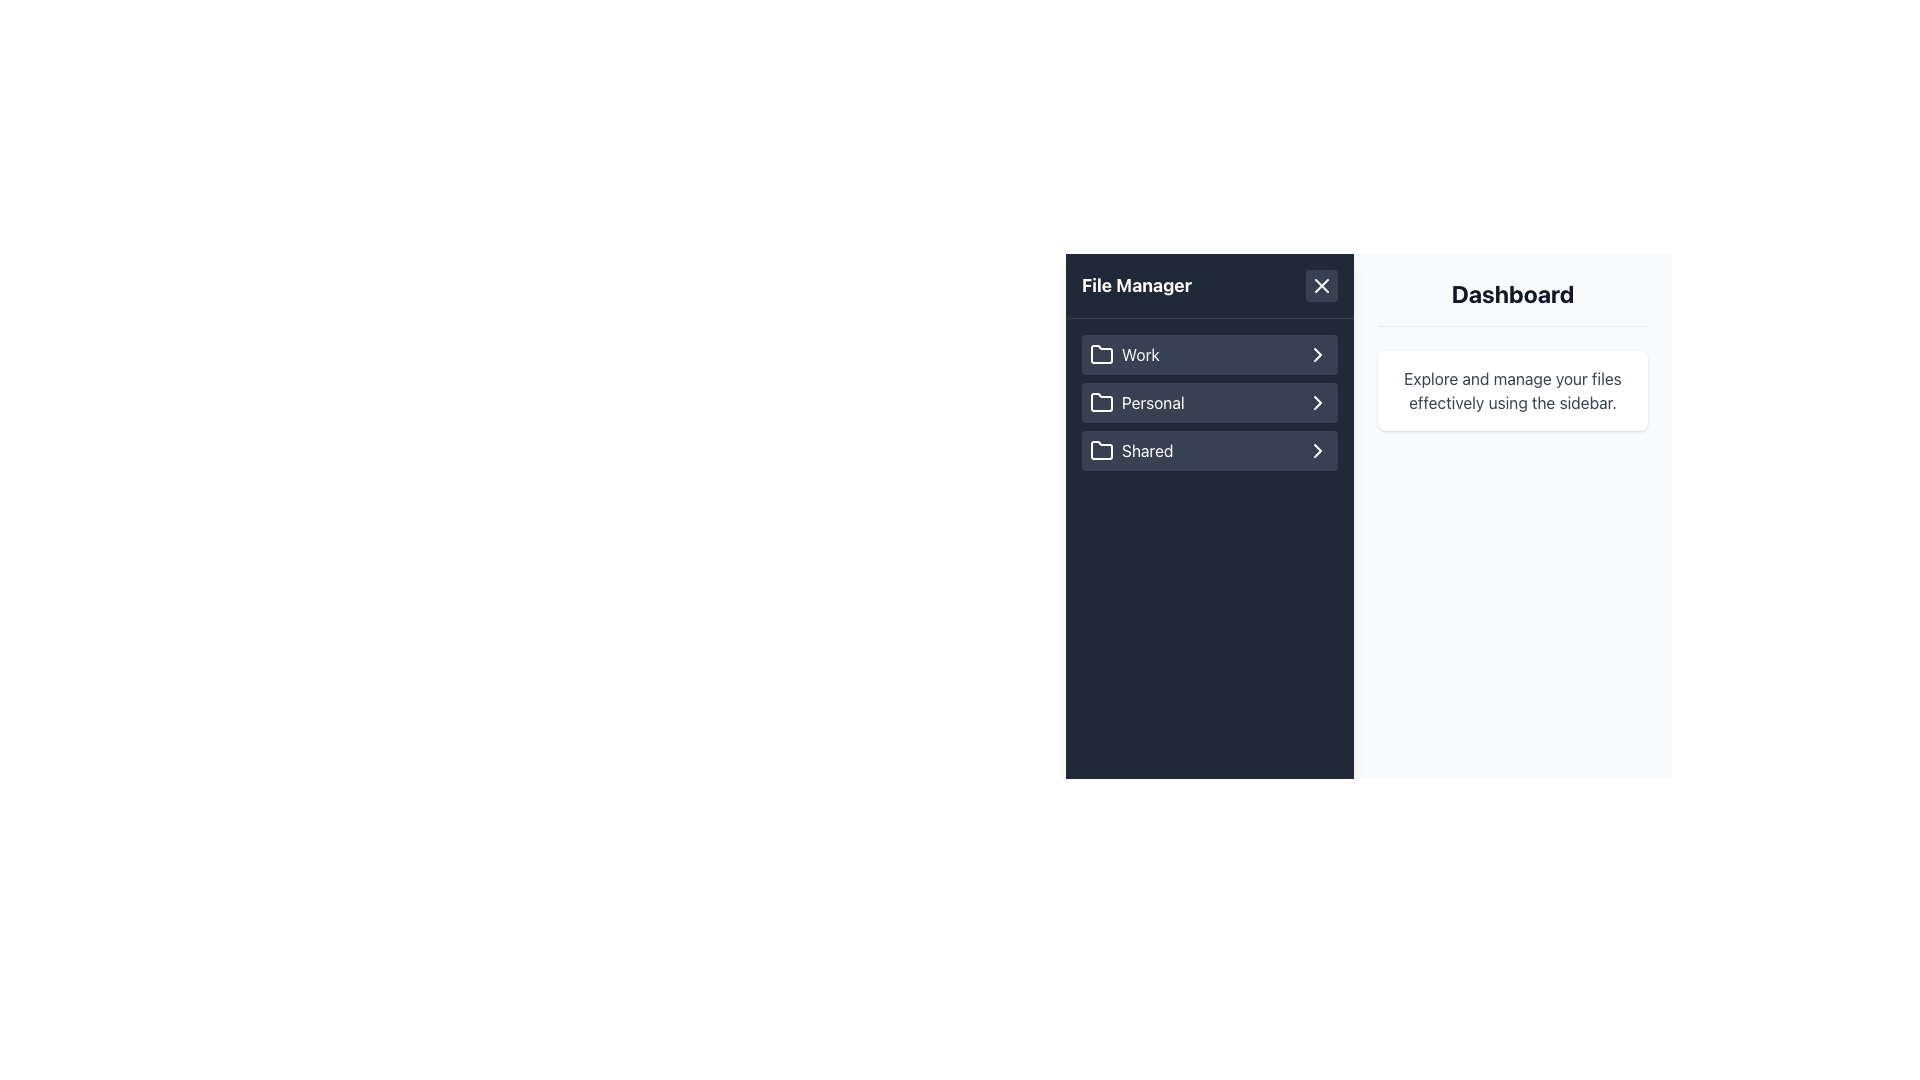 This screenshot has width=1920, height=1080. What do you see at coordinates (1208, 353) in the screenshot?
I see `keyboard interaction on the first clickable label in the 'File Manager' sidebar that navigates to the 'Work' folder` at bounding box center [1208, 353].